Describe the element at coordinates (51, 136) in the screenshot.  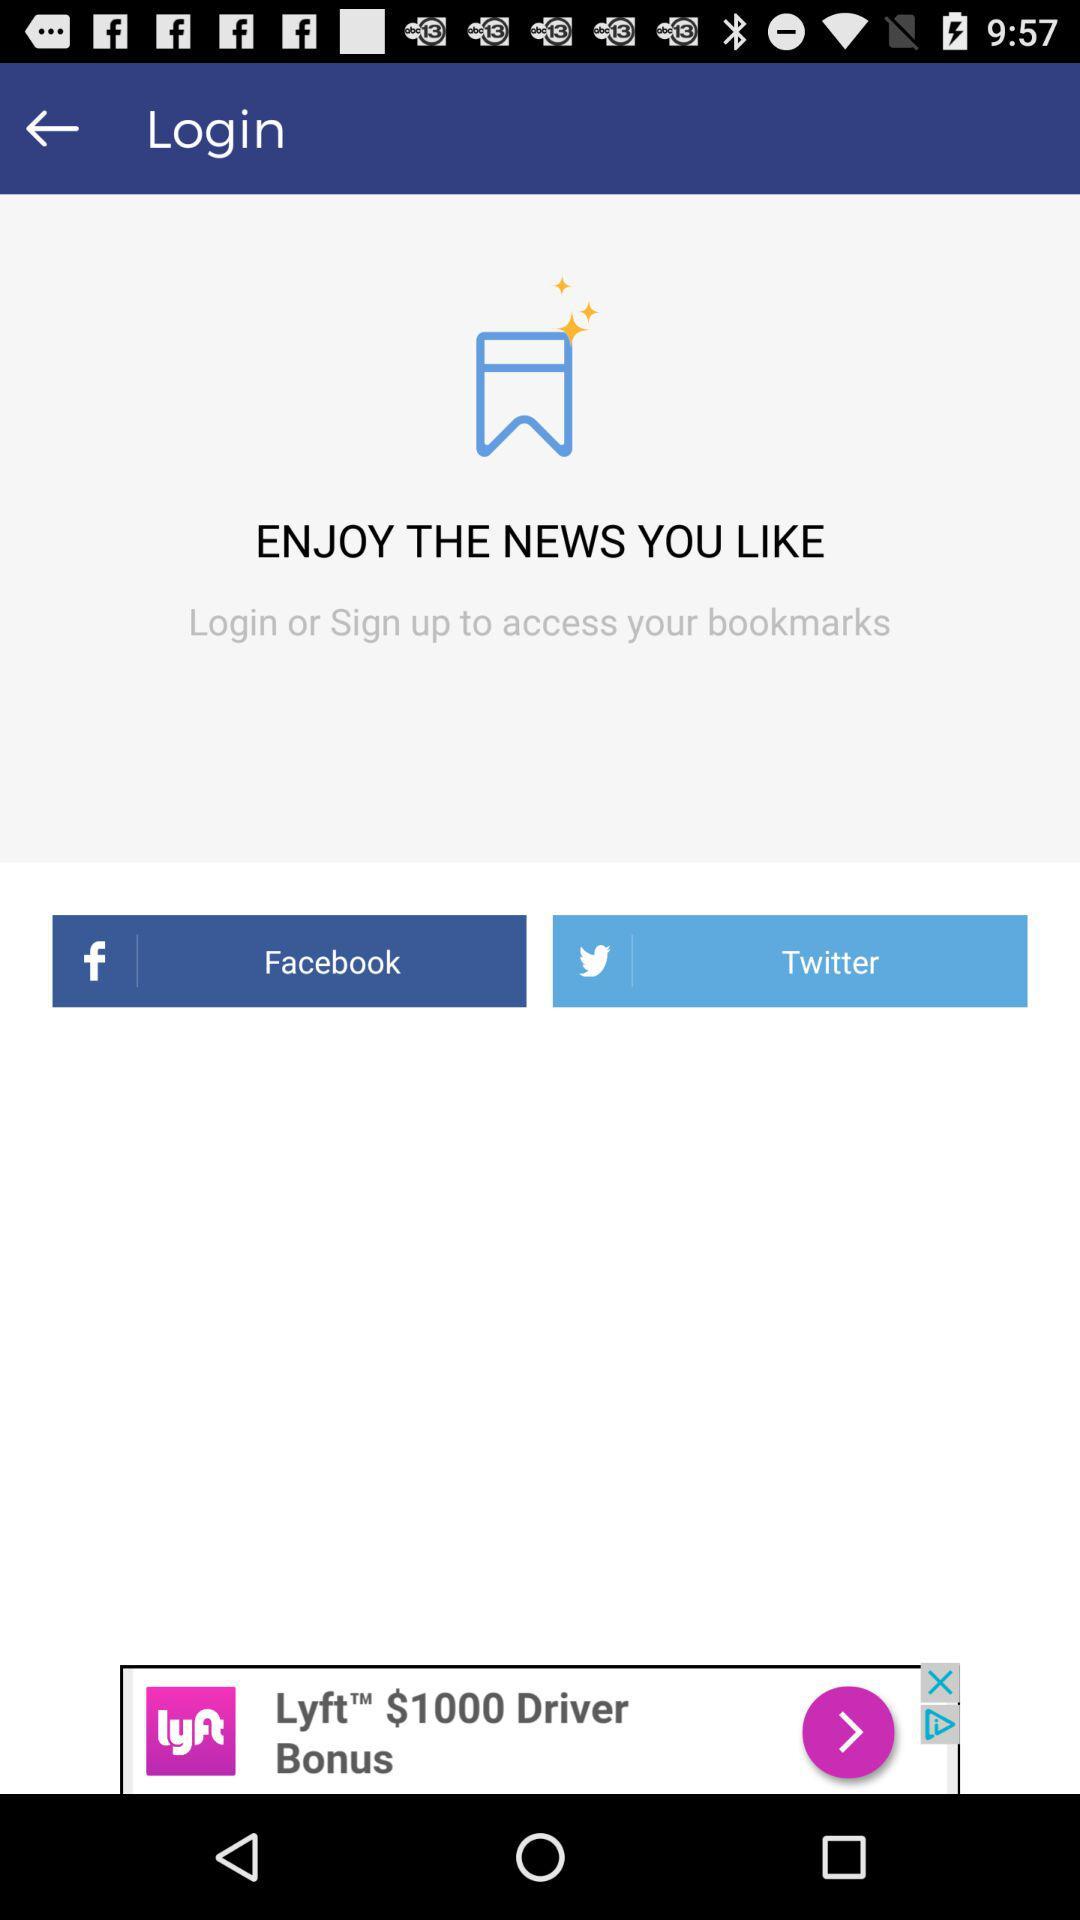
I see `the arrow_backward icon` at that location.